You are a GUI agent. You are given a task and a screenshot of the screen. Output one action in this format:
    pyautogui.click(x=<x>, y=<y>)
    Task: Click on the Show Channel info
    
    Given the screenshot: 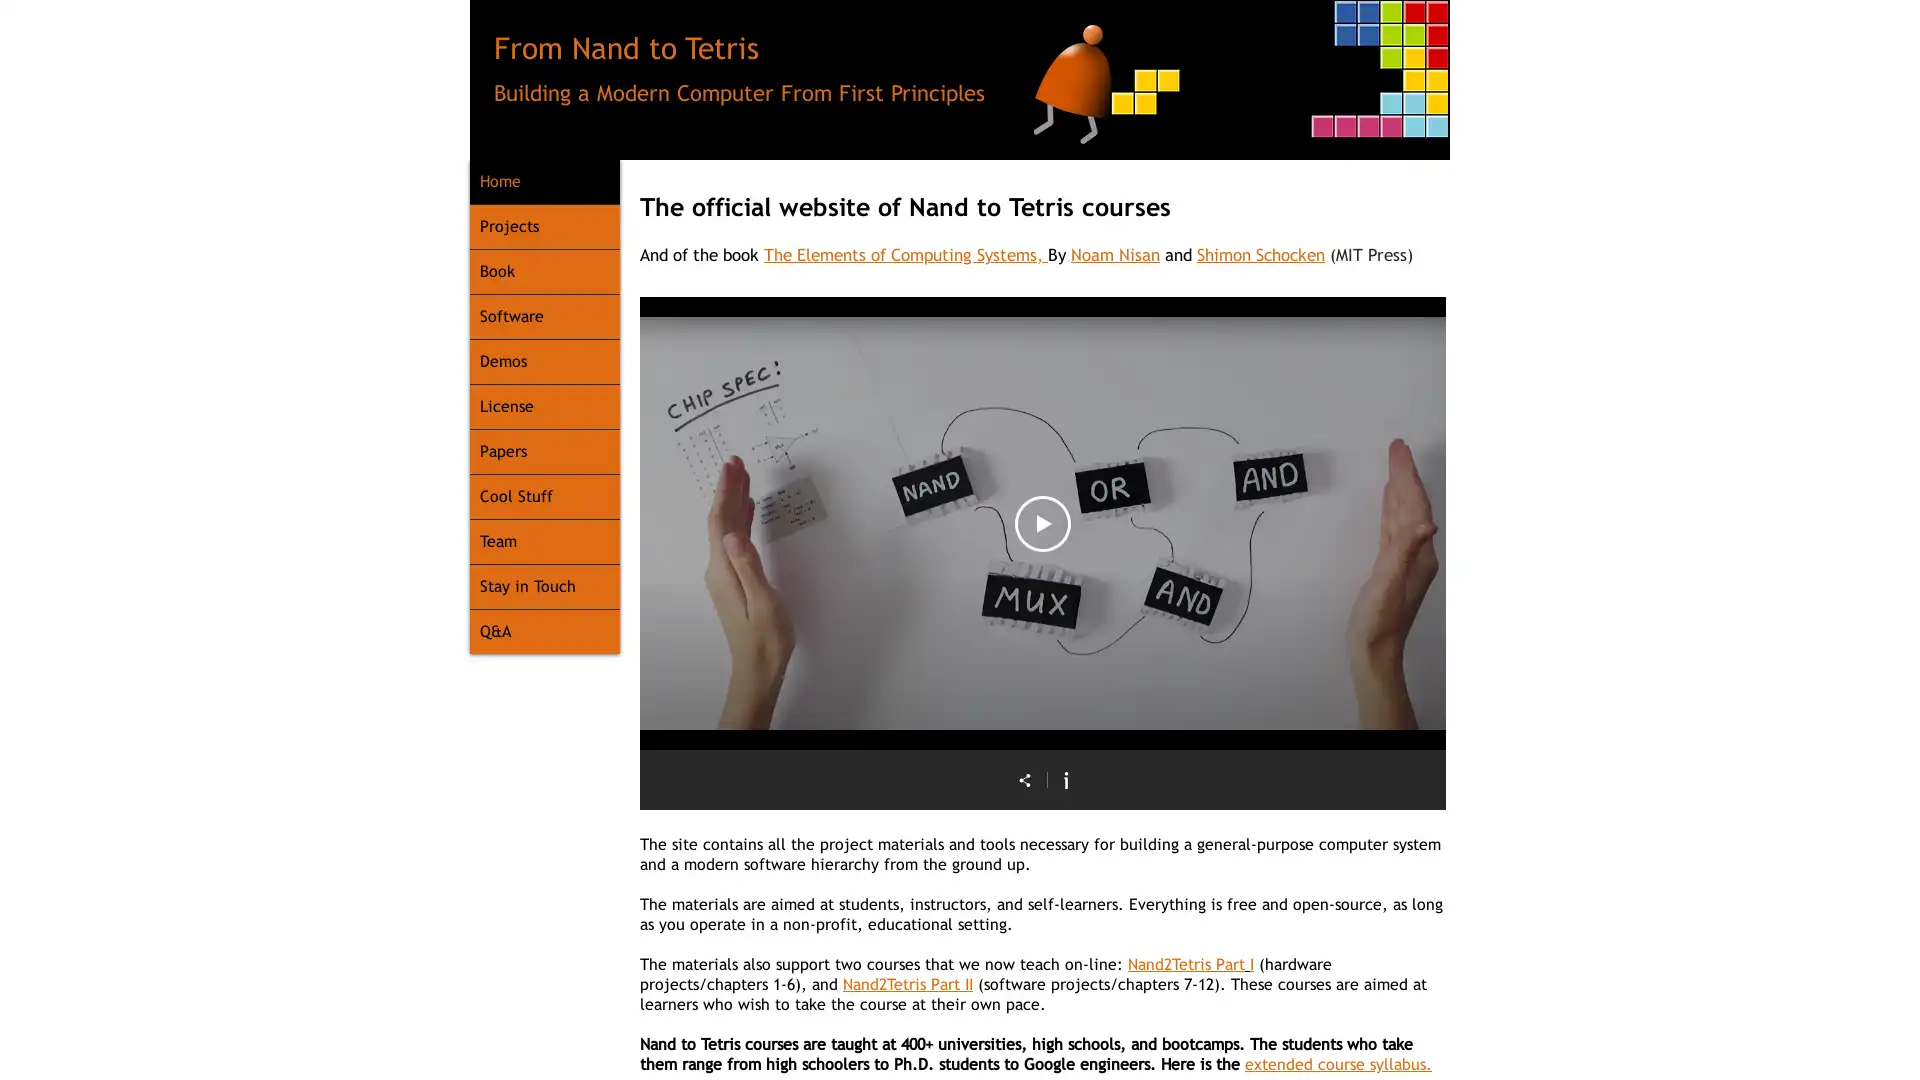 What is the action you would take?
    pyautogui.click(x=1064, y=778)
    